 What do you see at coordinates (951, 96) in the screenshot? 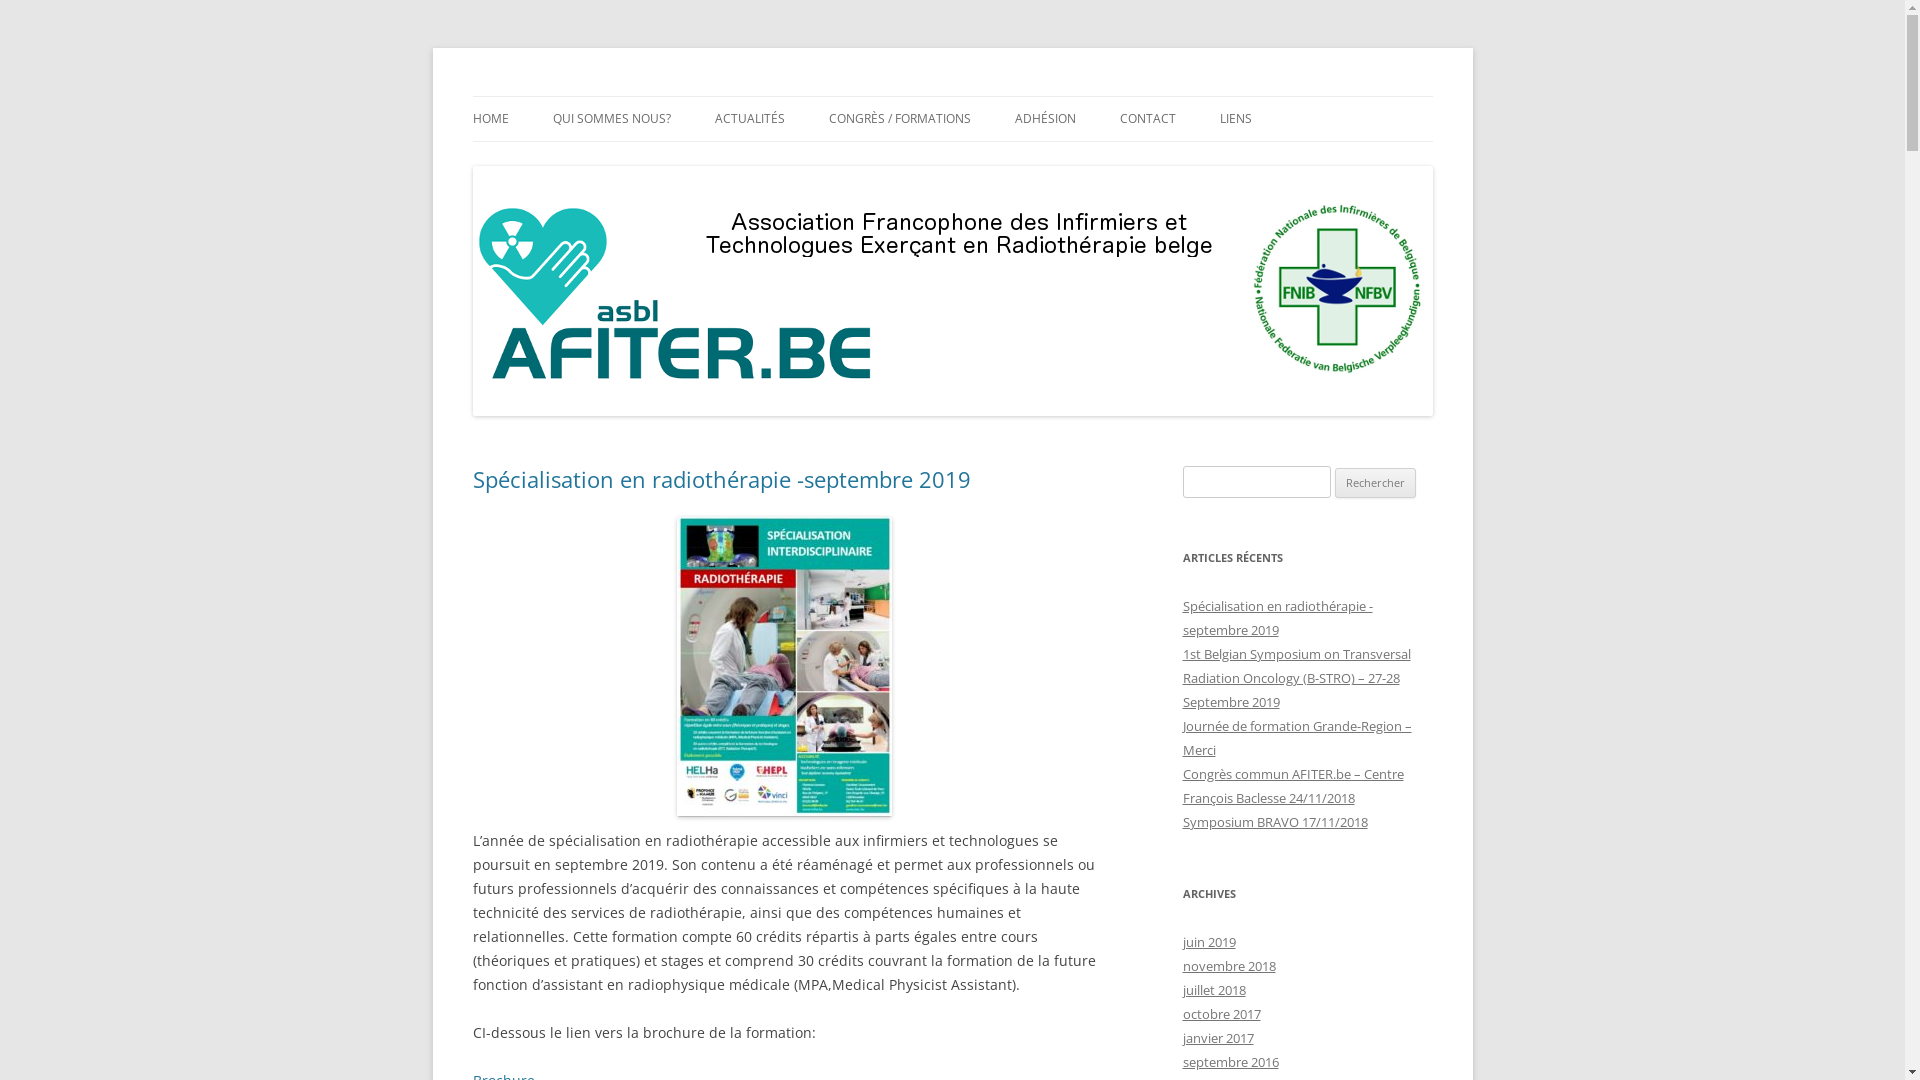
I see `'Aller au contenu'` at bounding box center [951, 96].